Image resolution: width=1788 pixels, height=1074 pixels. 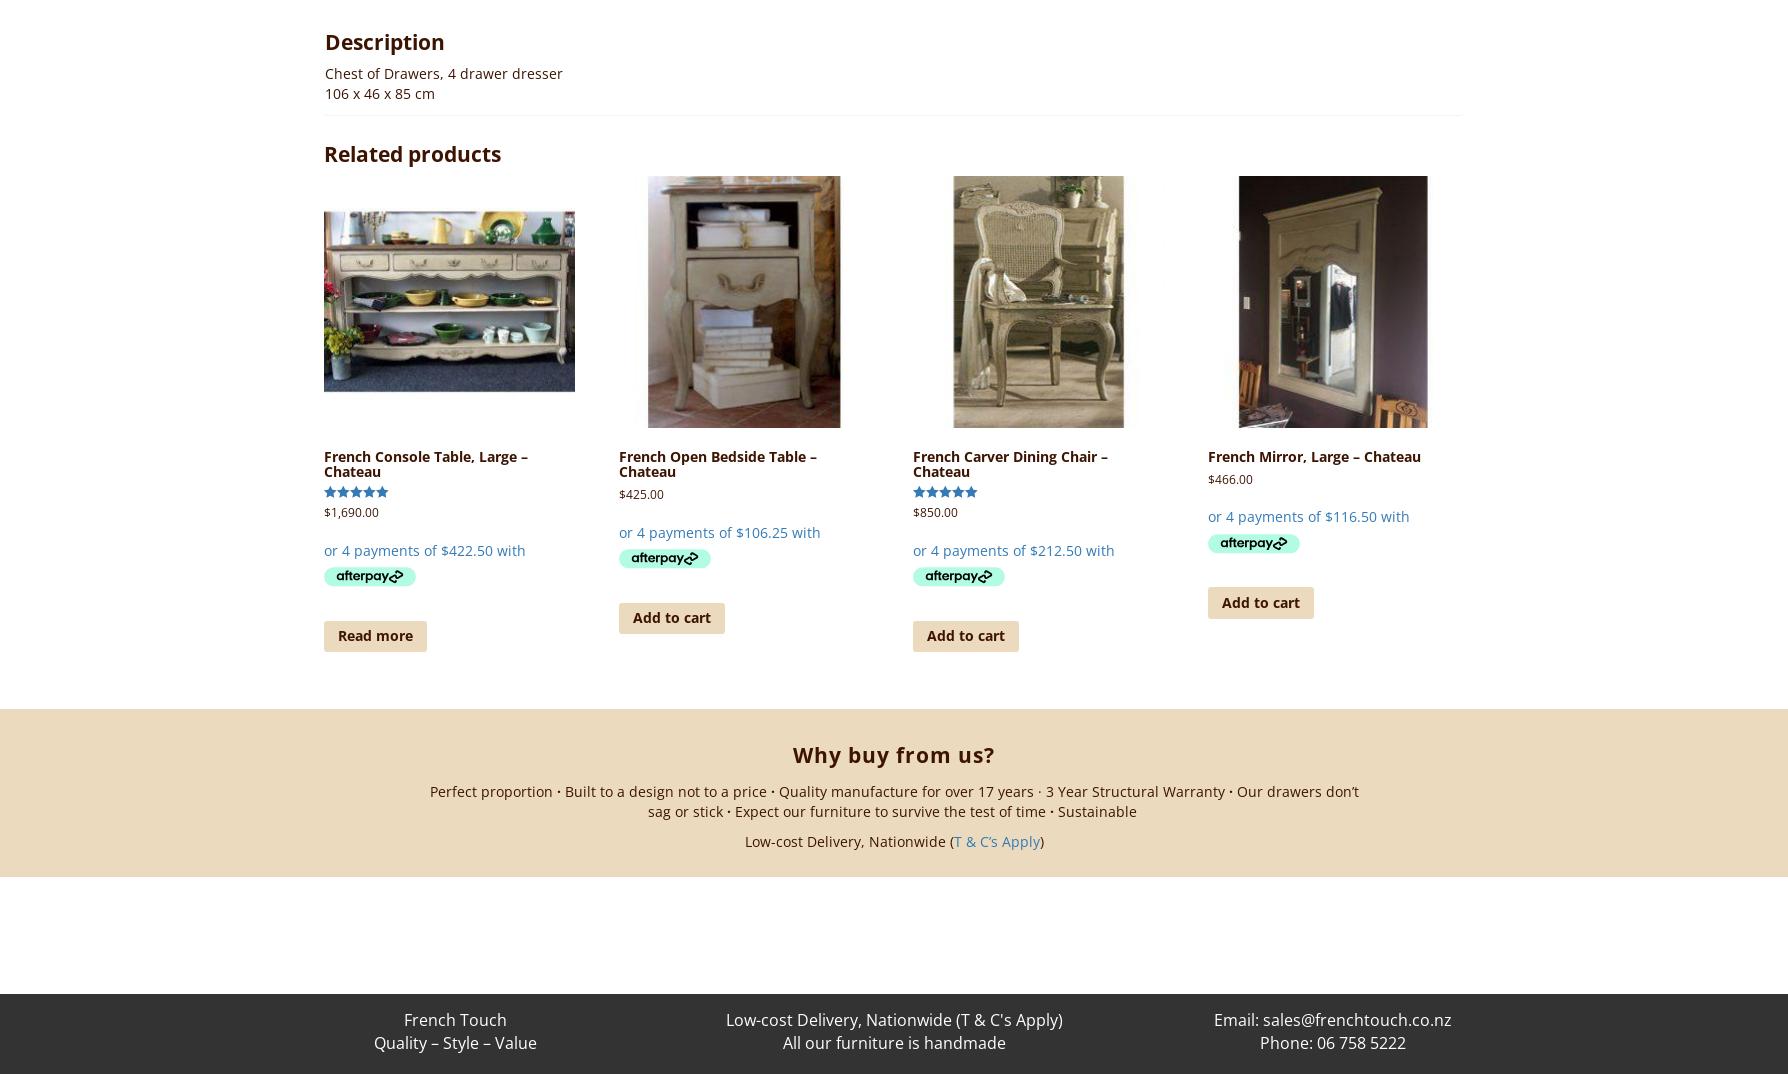 What do you see at coordinates (454, 1041) in the screenshot?
I see `'Quality – Style – Value'` at bounding box center [454, 1041].